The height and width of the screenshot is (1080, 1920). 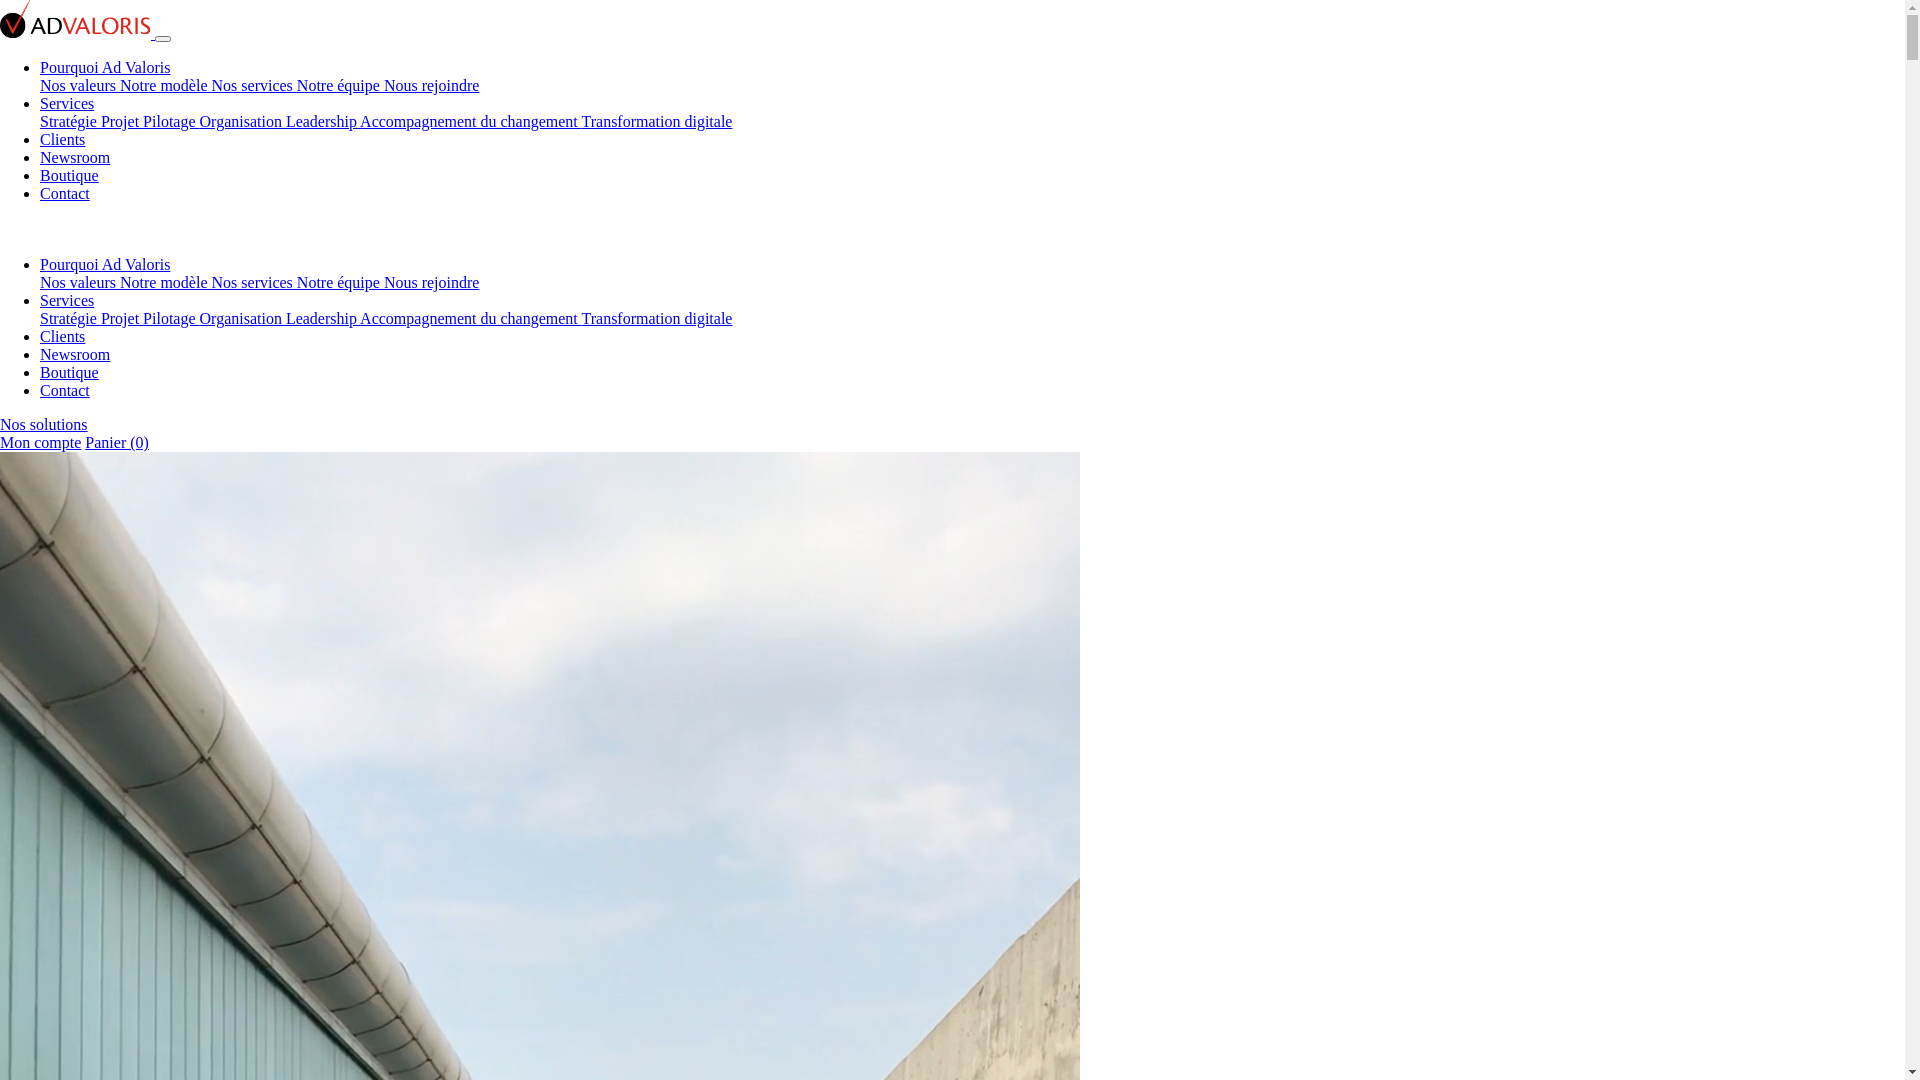 What do you see at coordinates (253, 282) in the screenshot?
I see `'Nos services'` at bounding box center [253, 282].